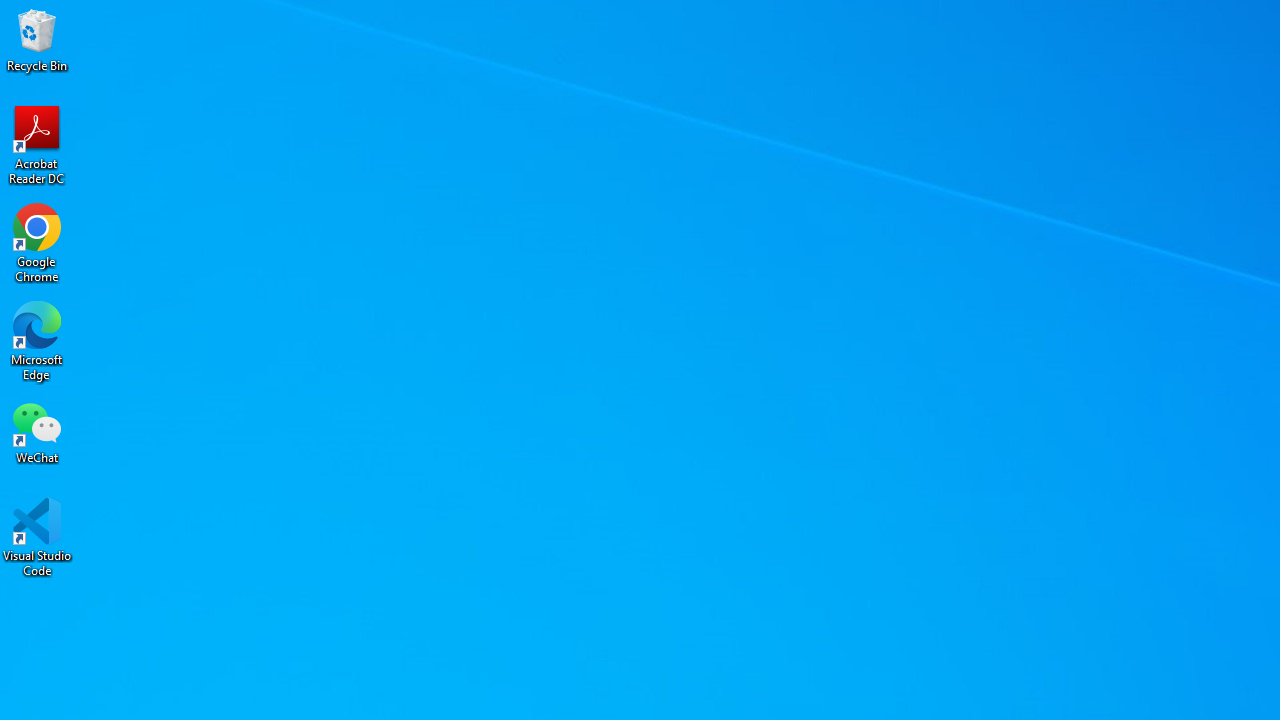  Describe the element at coordinates (37, 39) in the screenshot. I see `'Recycle Bin'` at that location.